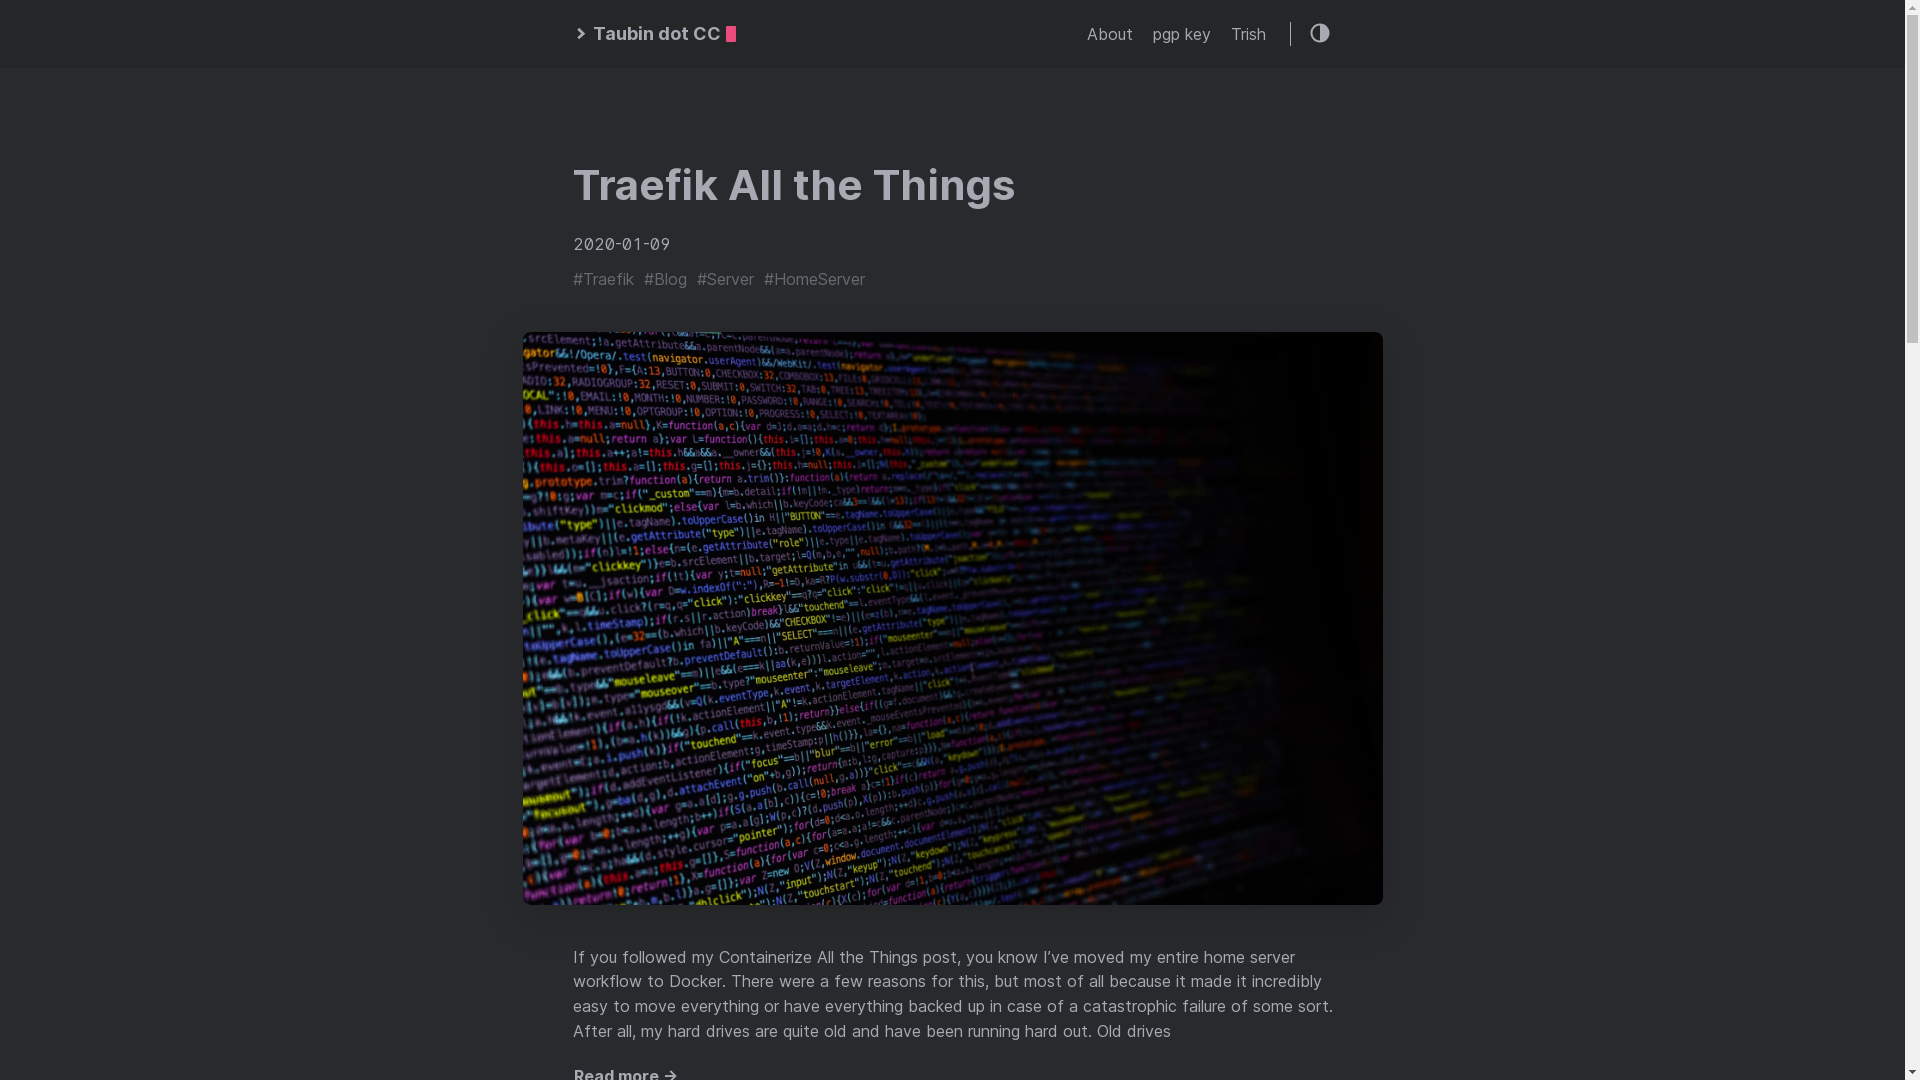  Describe the element at coordinates (1152, 34) in the screenshot. I see `'pgp key'` at that location.